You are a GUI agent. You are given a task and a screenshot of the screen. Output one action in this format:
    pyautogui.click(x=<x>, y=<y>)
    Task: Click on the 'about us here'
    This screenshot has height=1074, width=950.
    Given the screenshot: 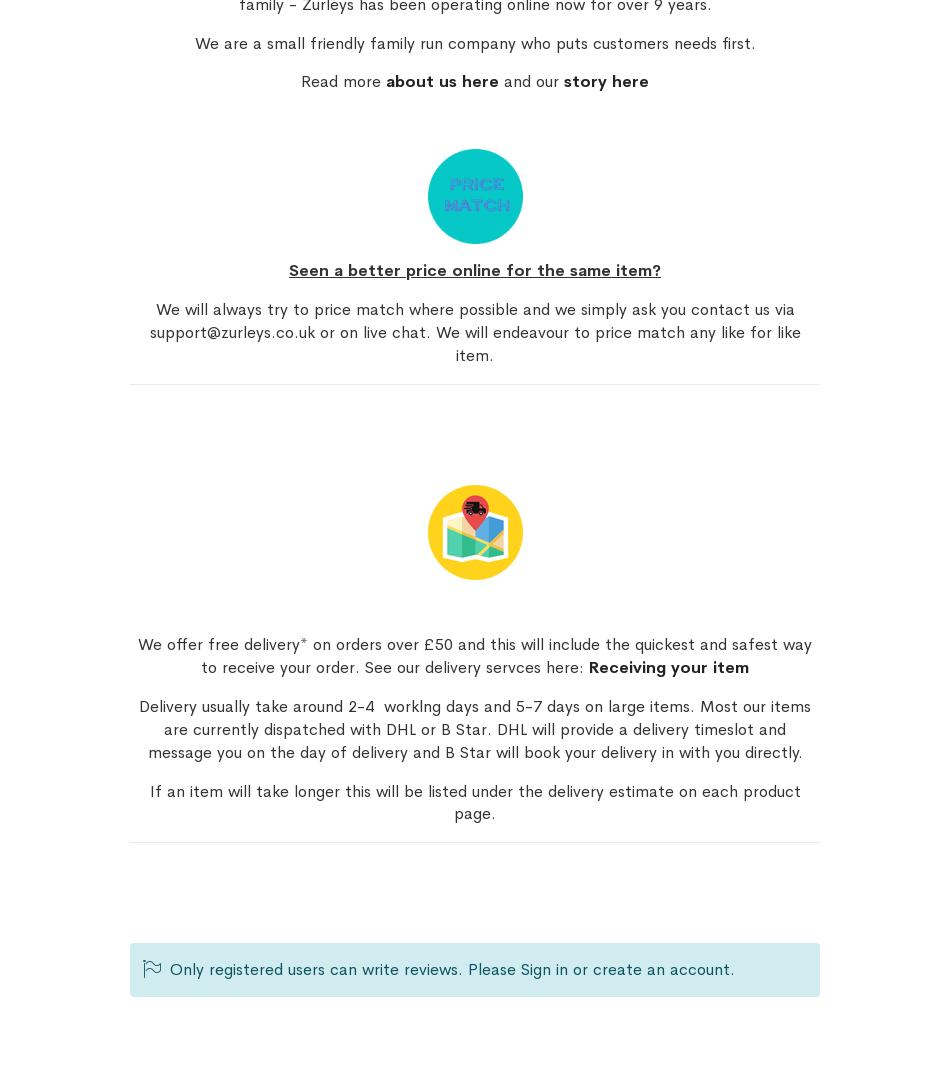 What is the action you would take?
    pyautogui.click(x=441, y=81)
    